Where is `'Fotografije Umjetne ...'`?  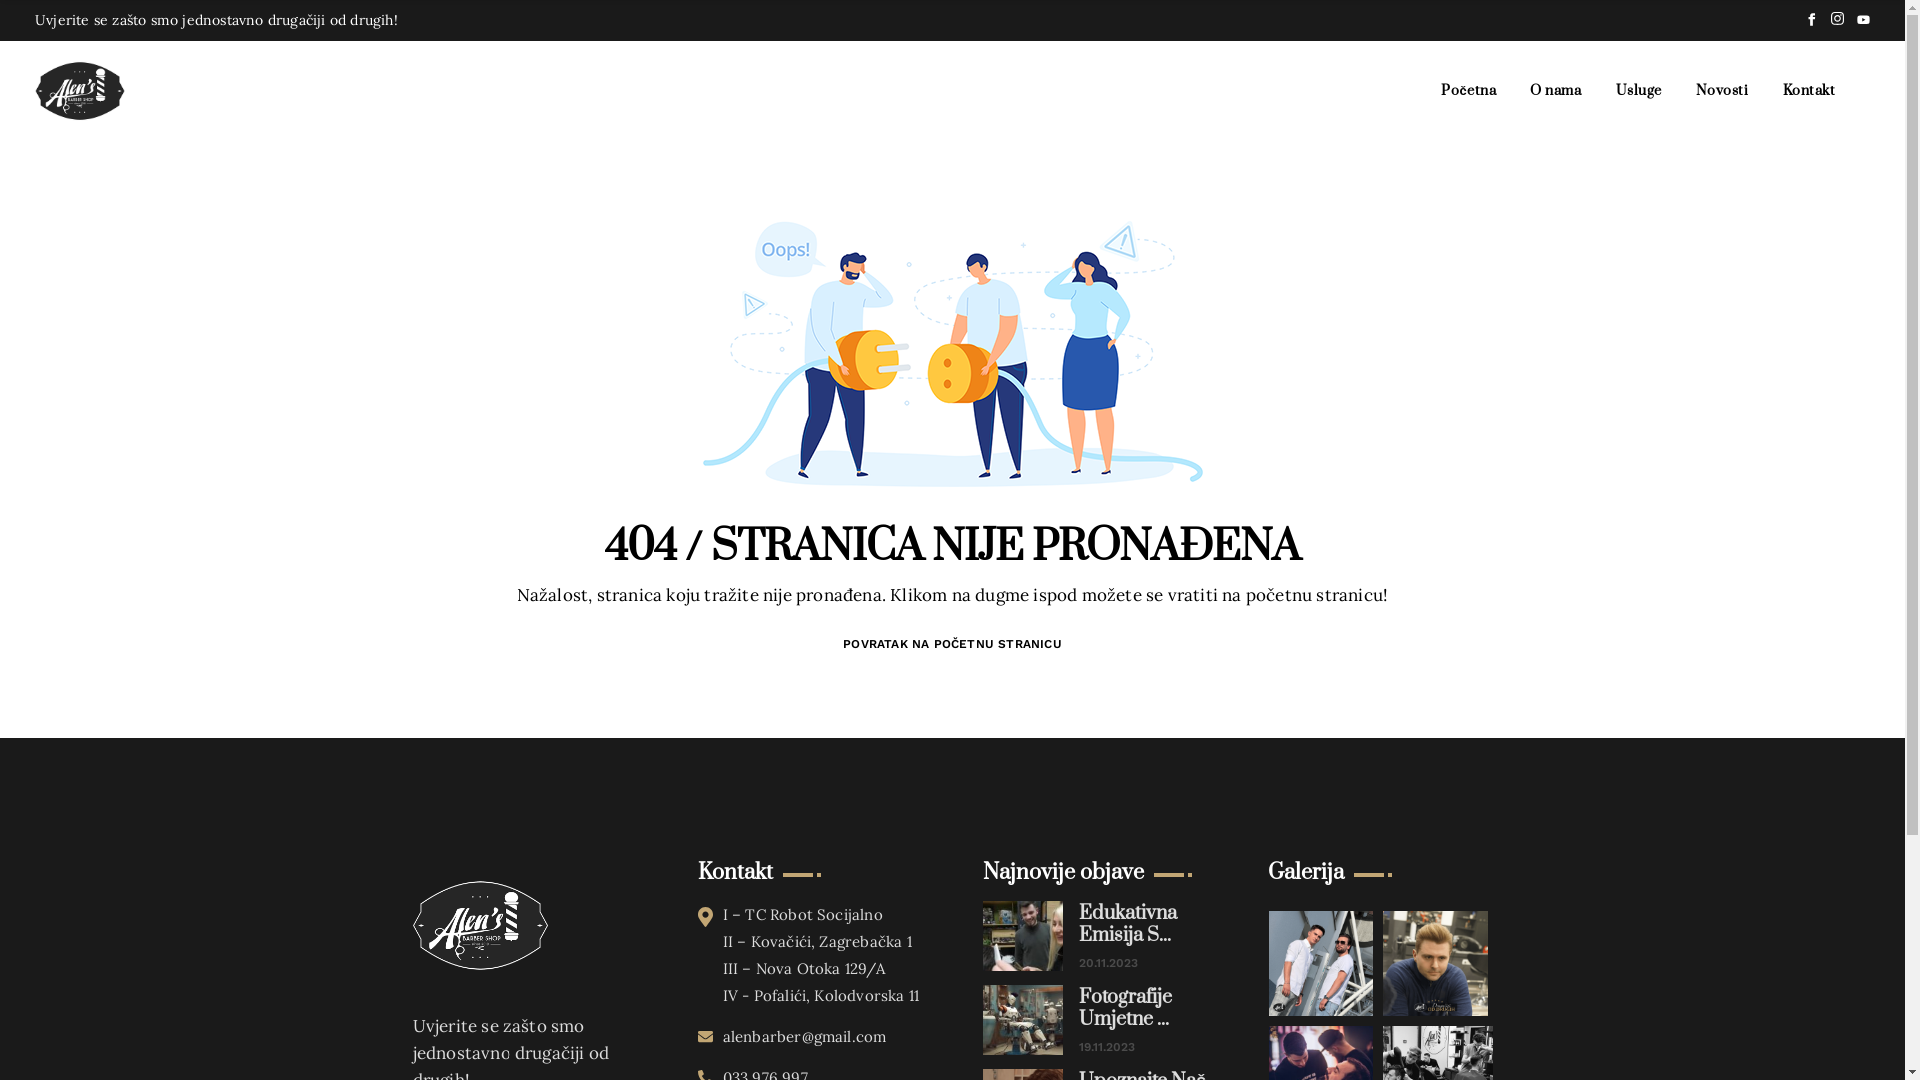
'Fotografije Umjetne ...' is located at coordinates (1078, 1009).